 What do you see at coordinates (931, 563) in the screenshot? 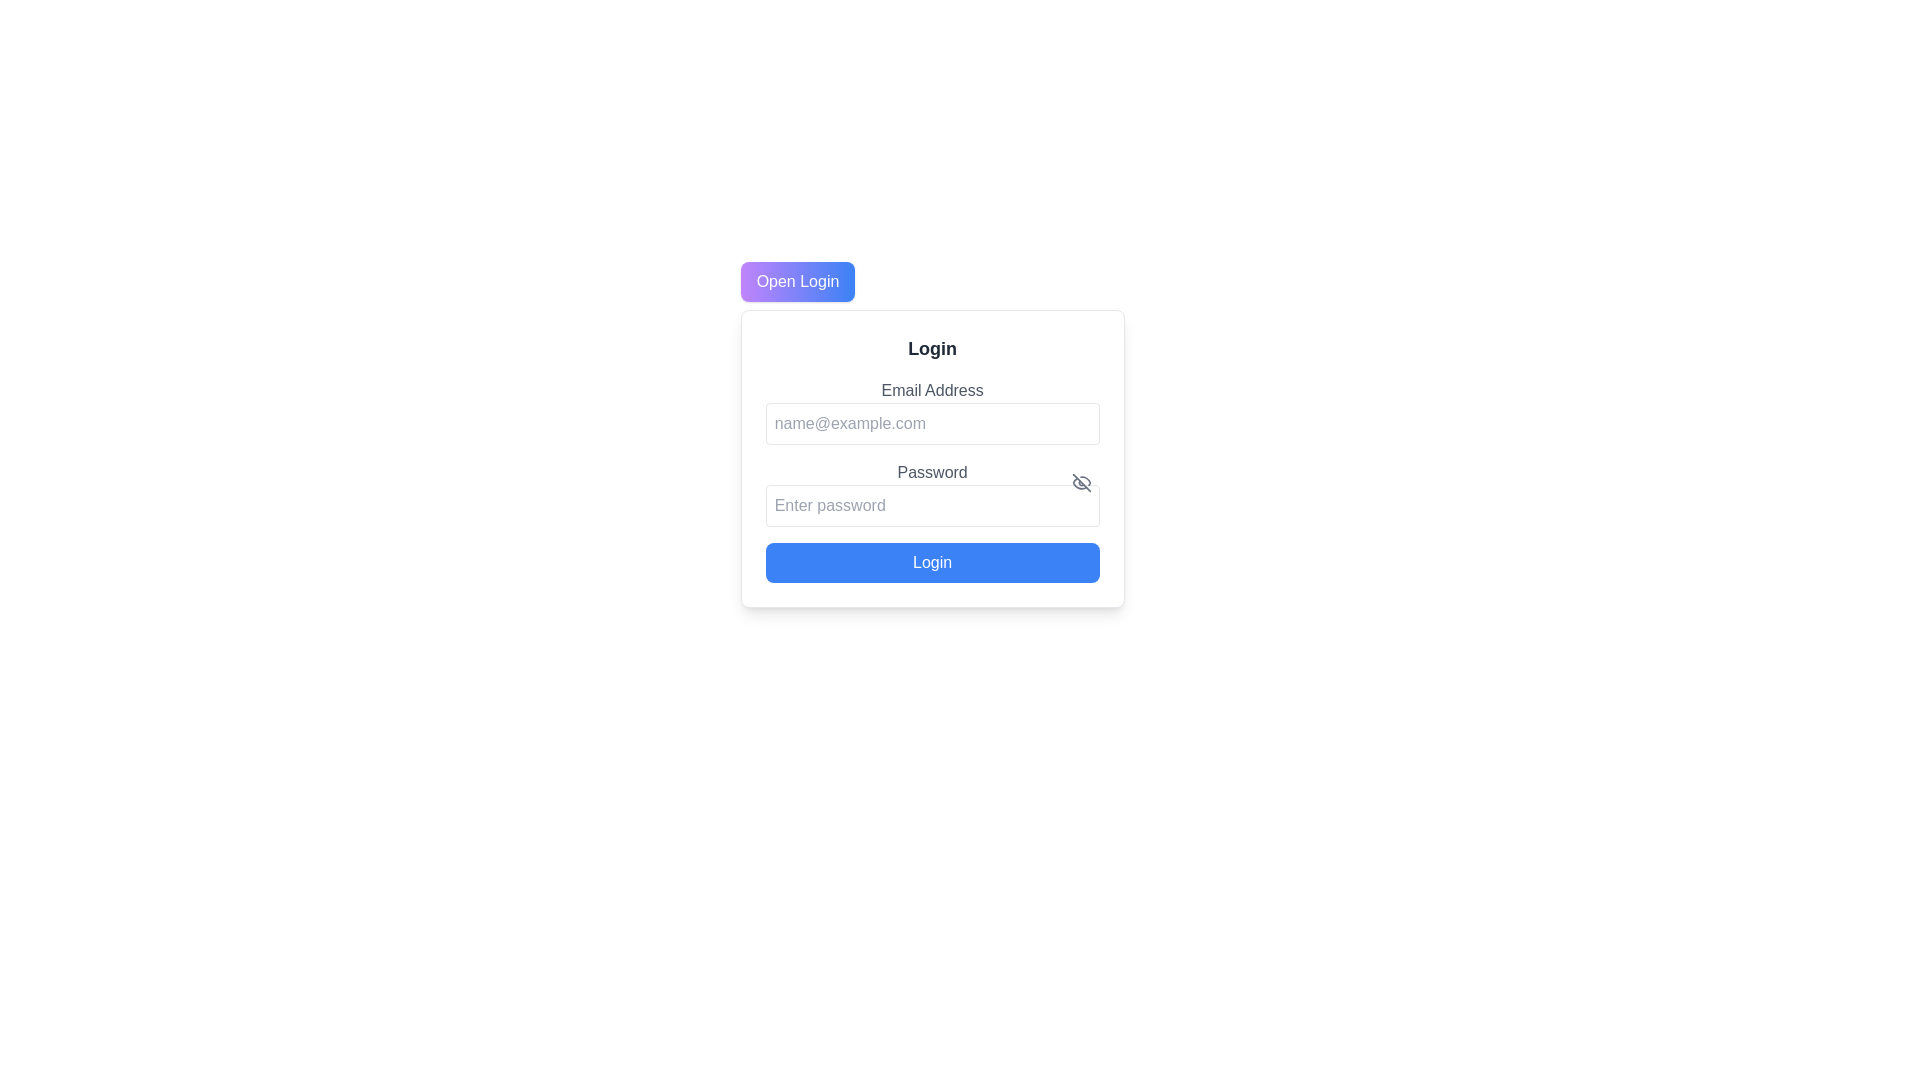
I see `the 'Login' button` at bounding box center [931, 563].